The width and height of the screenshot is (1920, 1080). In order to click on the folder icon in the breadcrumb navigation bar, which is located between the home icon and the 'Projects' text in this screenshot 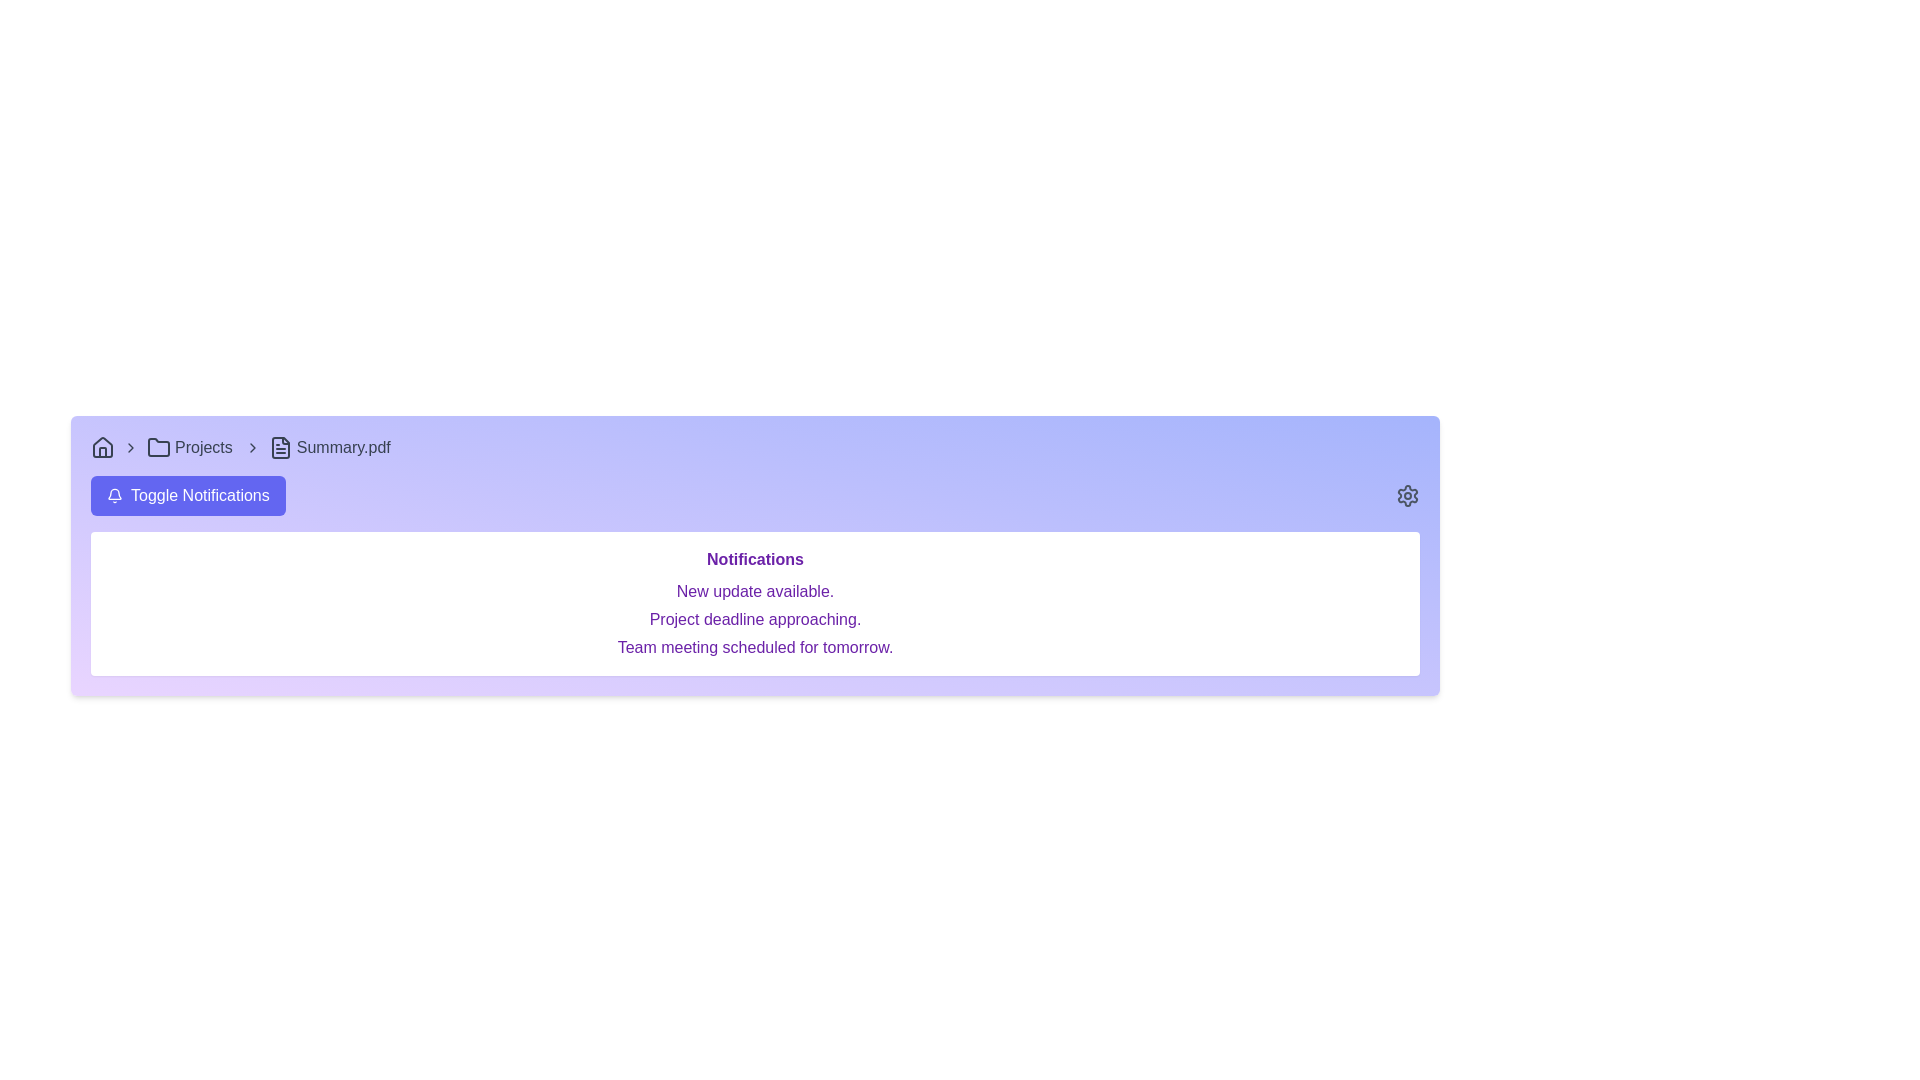, I will do `click(157, 446)`.